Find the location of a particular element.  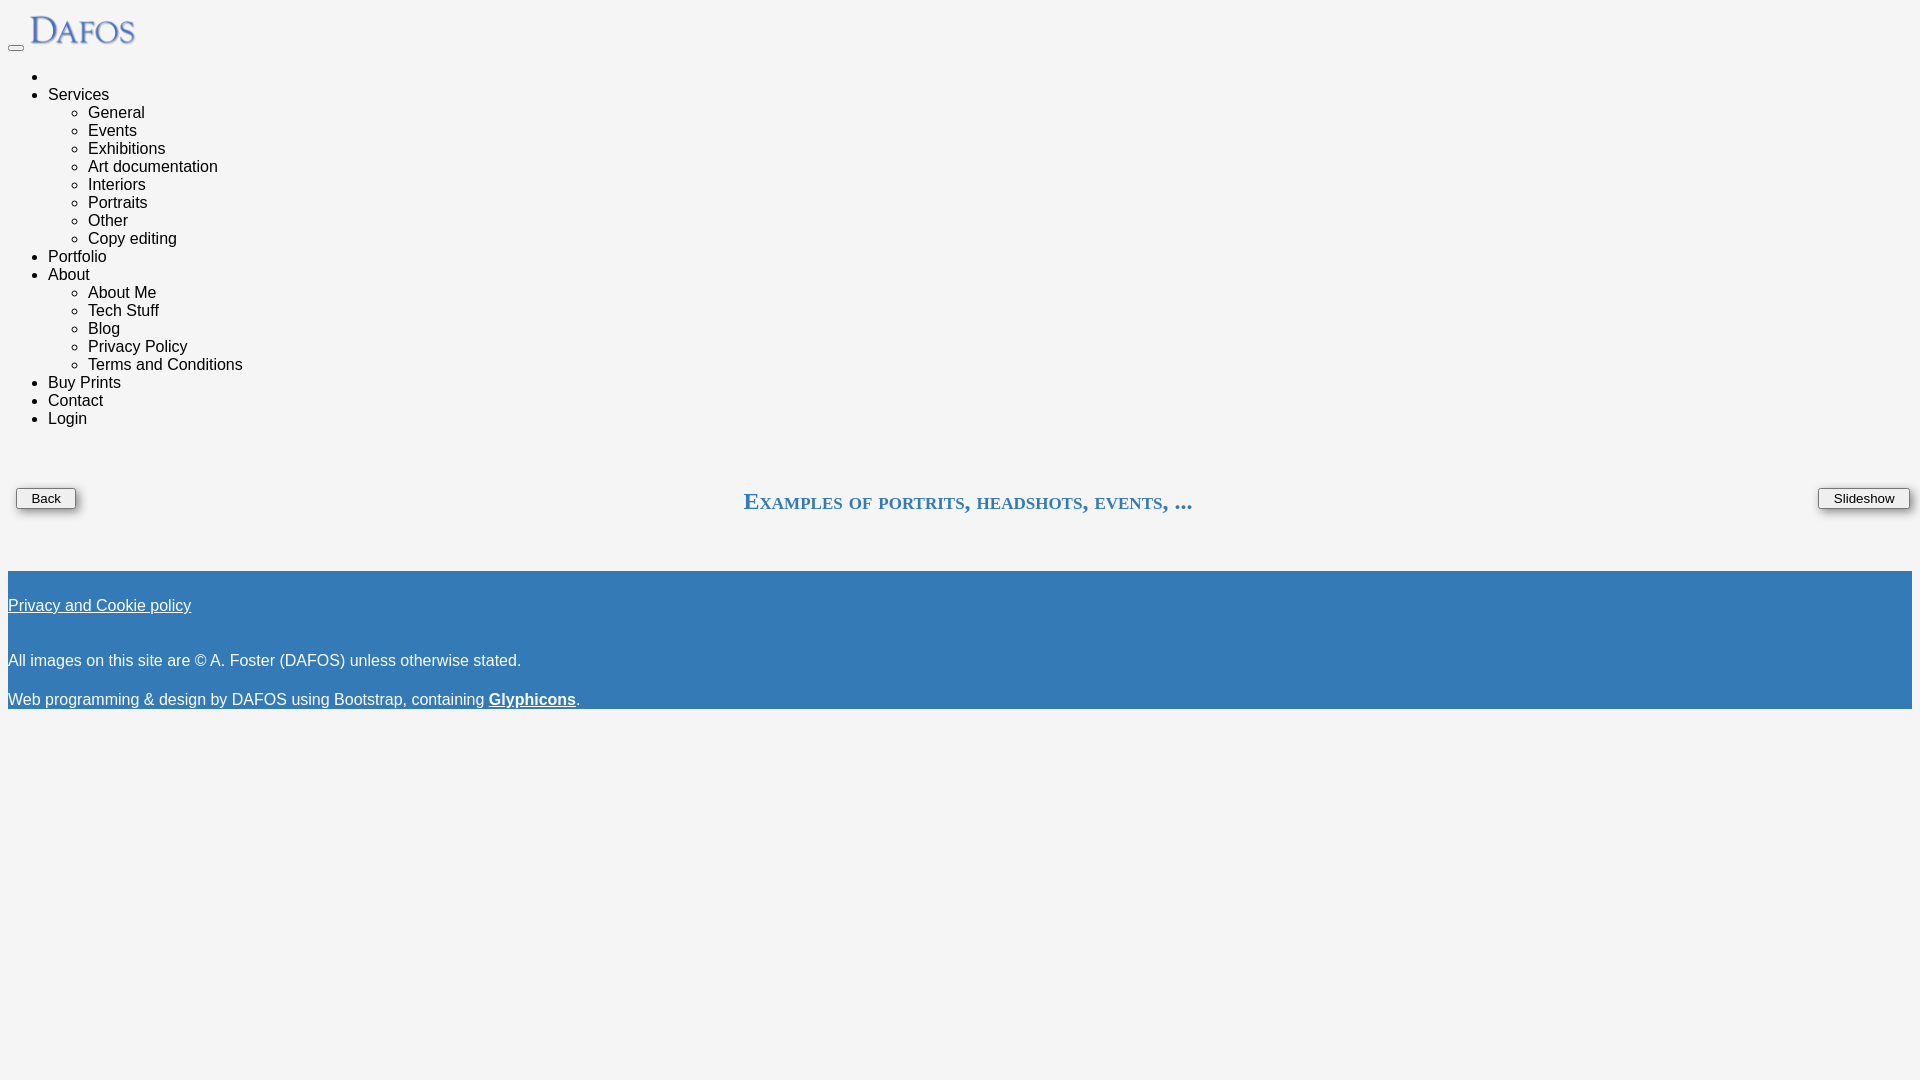

'  Slideshow  ' is located at coordinates (1862, 497).